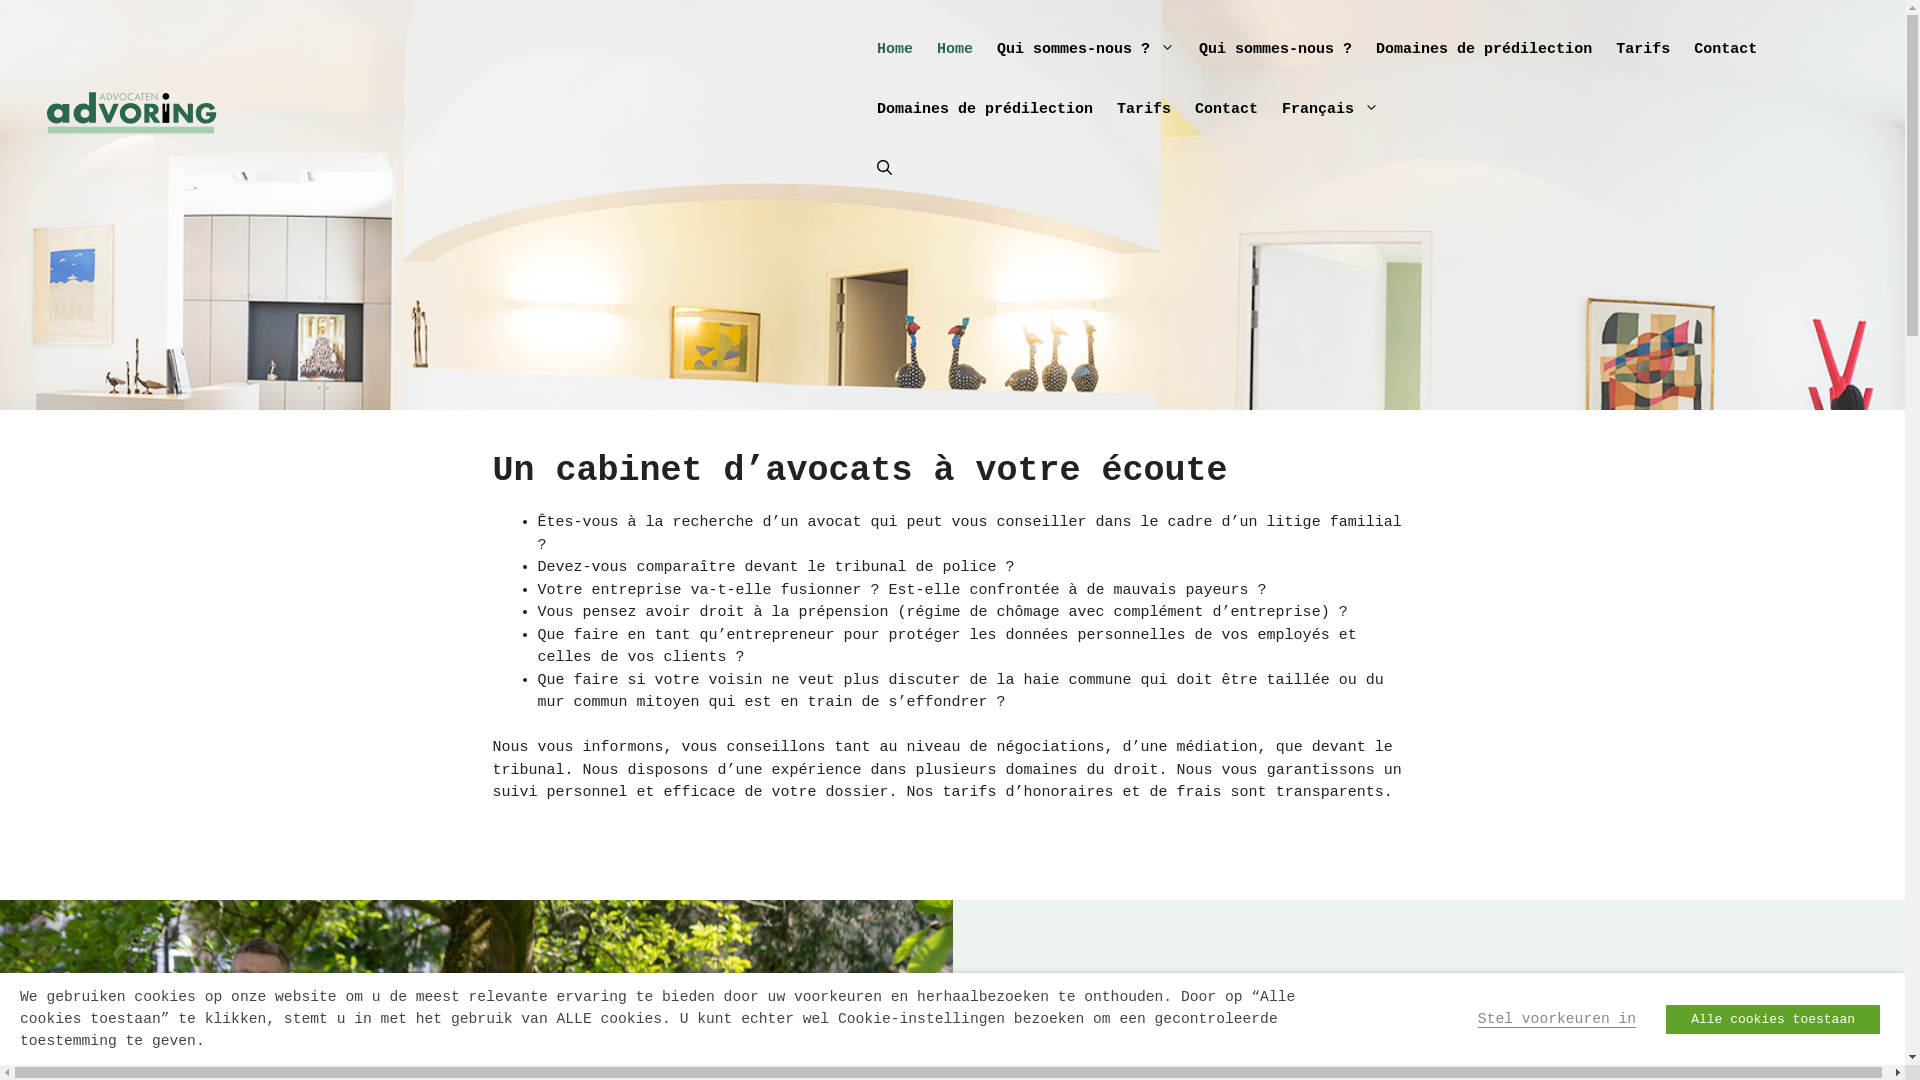 The image size is (1920, 1080). I want to click on 'Contact', so click(1225, 110).